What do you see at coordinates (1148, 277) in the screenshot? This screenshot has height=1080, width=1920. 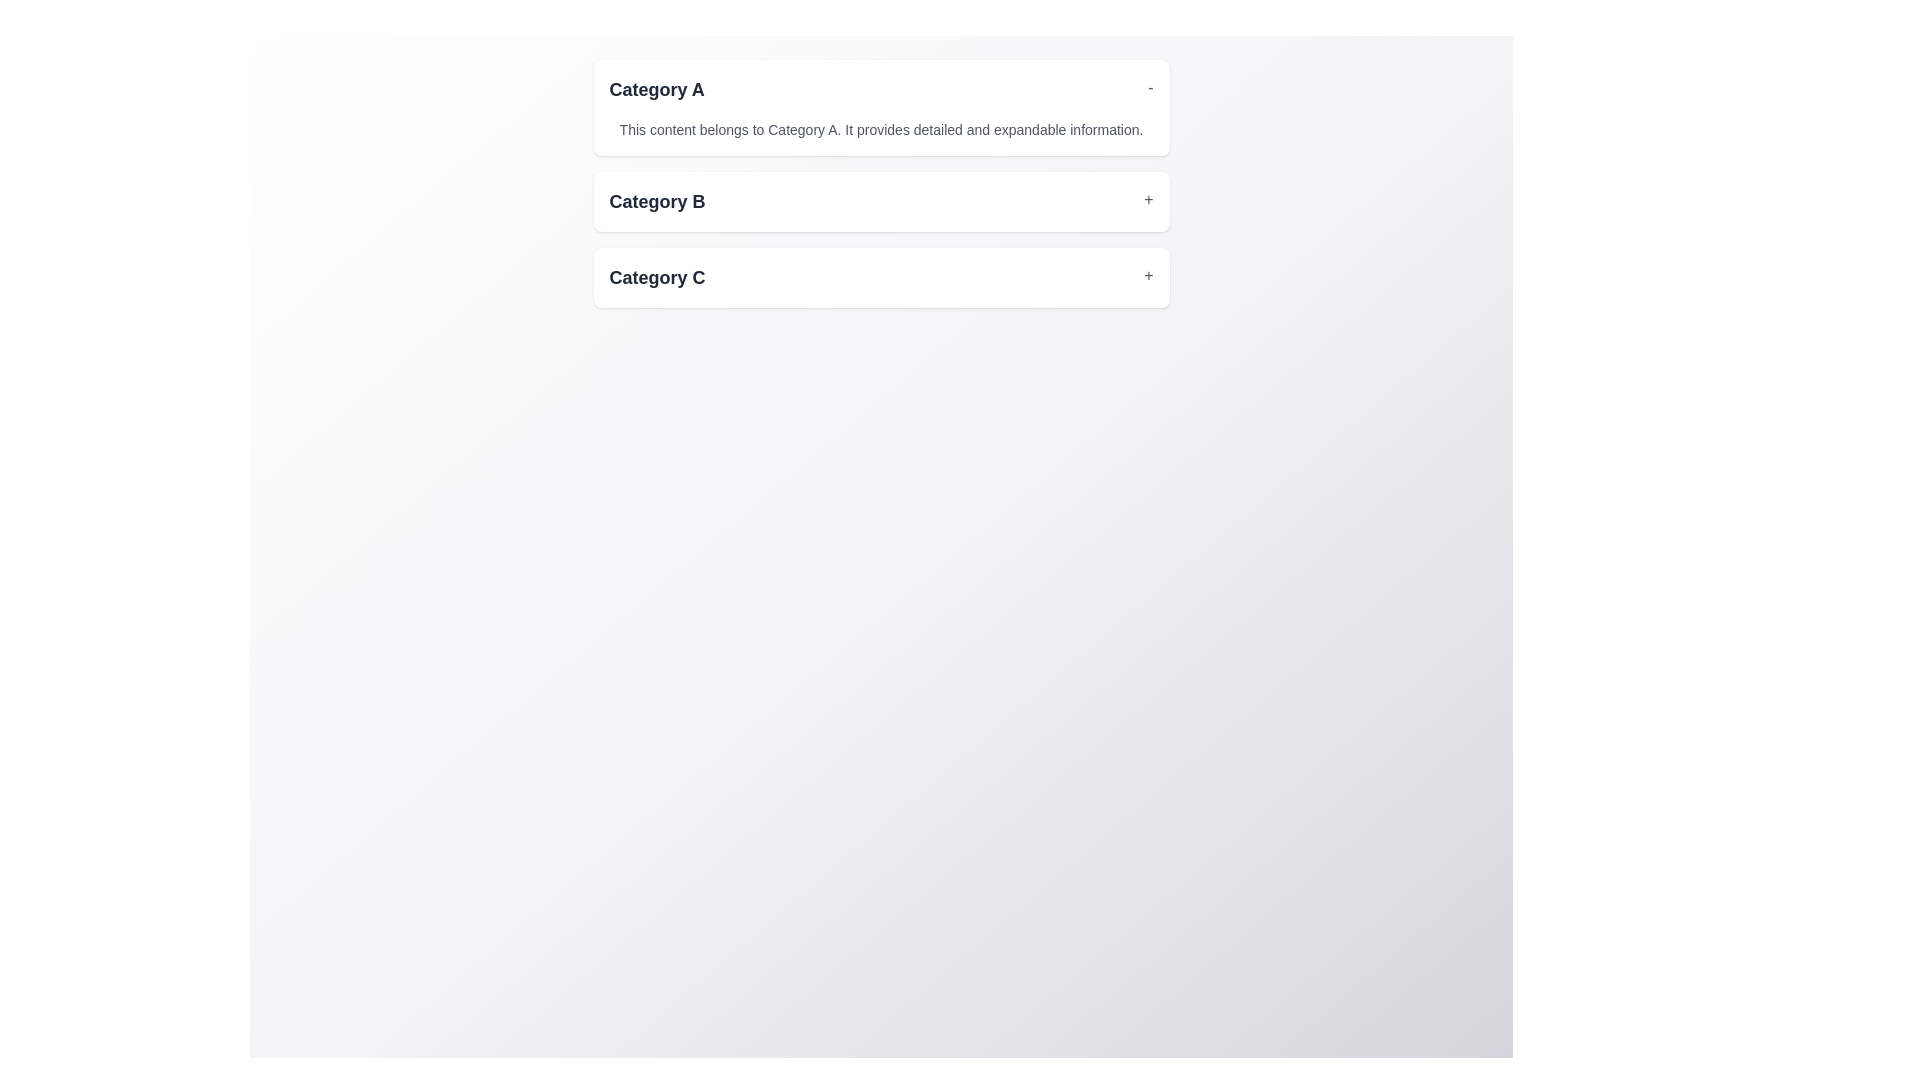 I see `the '+' button located on the rightmost side of the row for 'Category C'` at bounding box center [1148, 277].